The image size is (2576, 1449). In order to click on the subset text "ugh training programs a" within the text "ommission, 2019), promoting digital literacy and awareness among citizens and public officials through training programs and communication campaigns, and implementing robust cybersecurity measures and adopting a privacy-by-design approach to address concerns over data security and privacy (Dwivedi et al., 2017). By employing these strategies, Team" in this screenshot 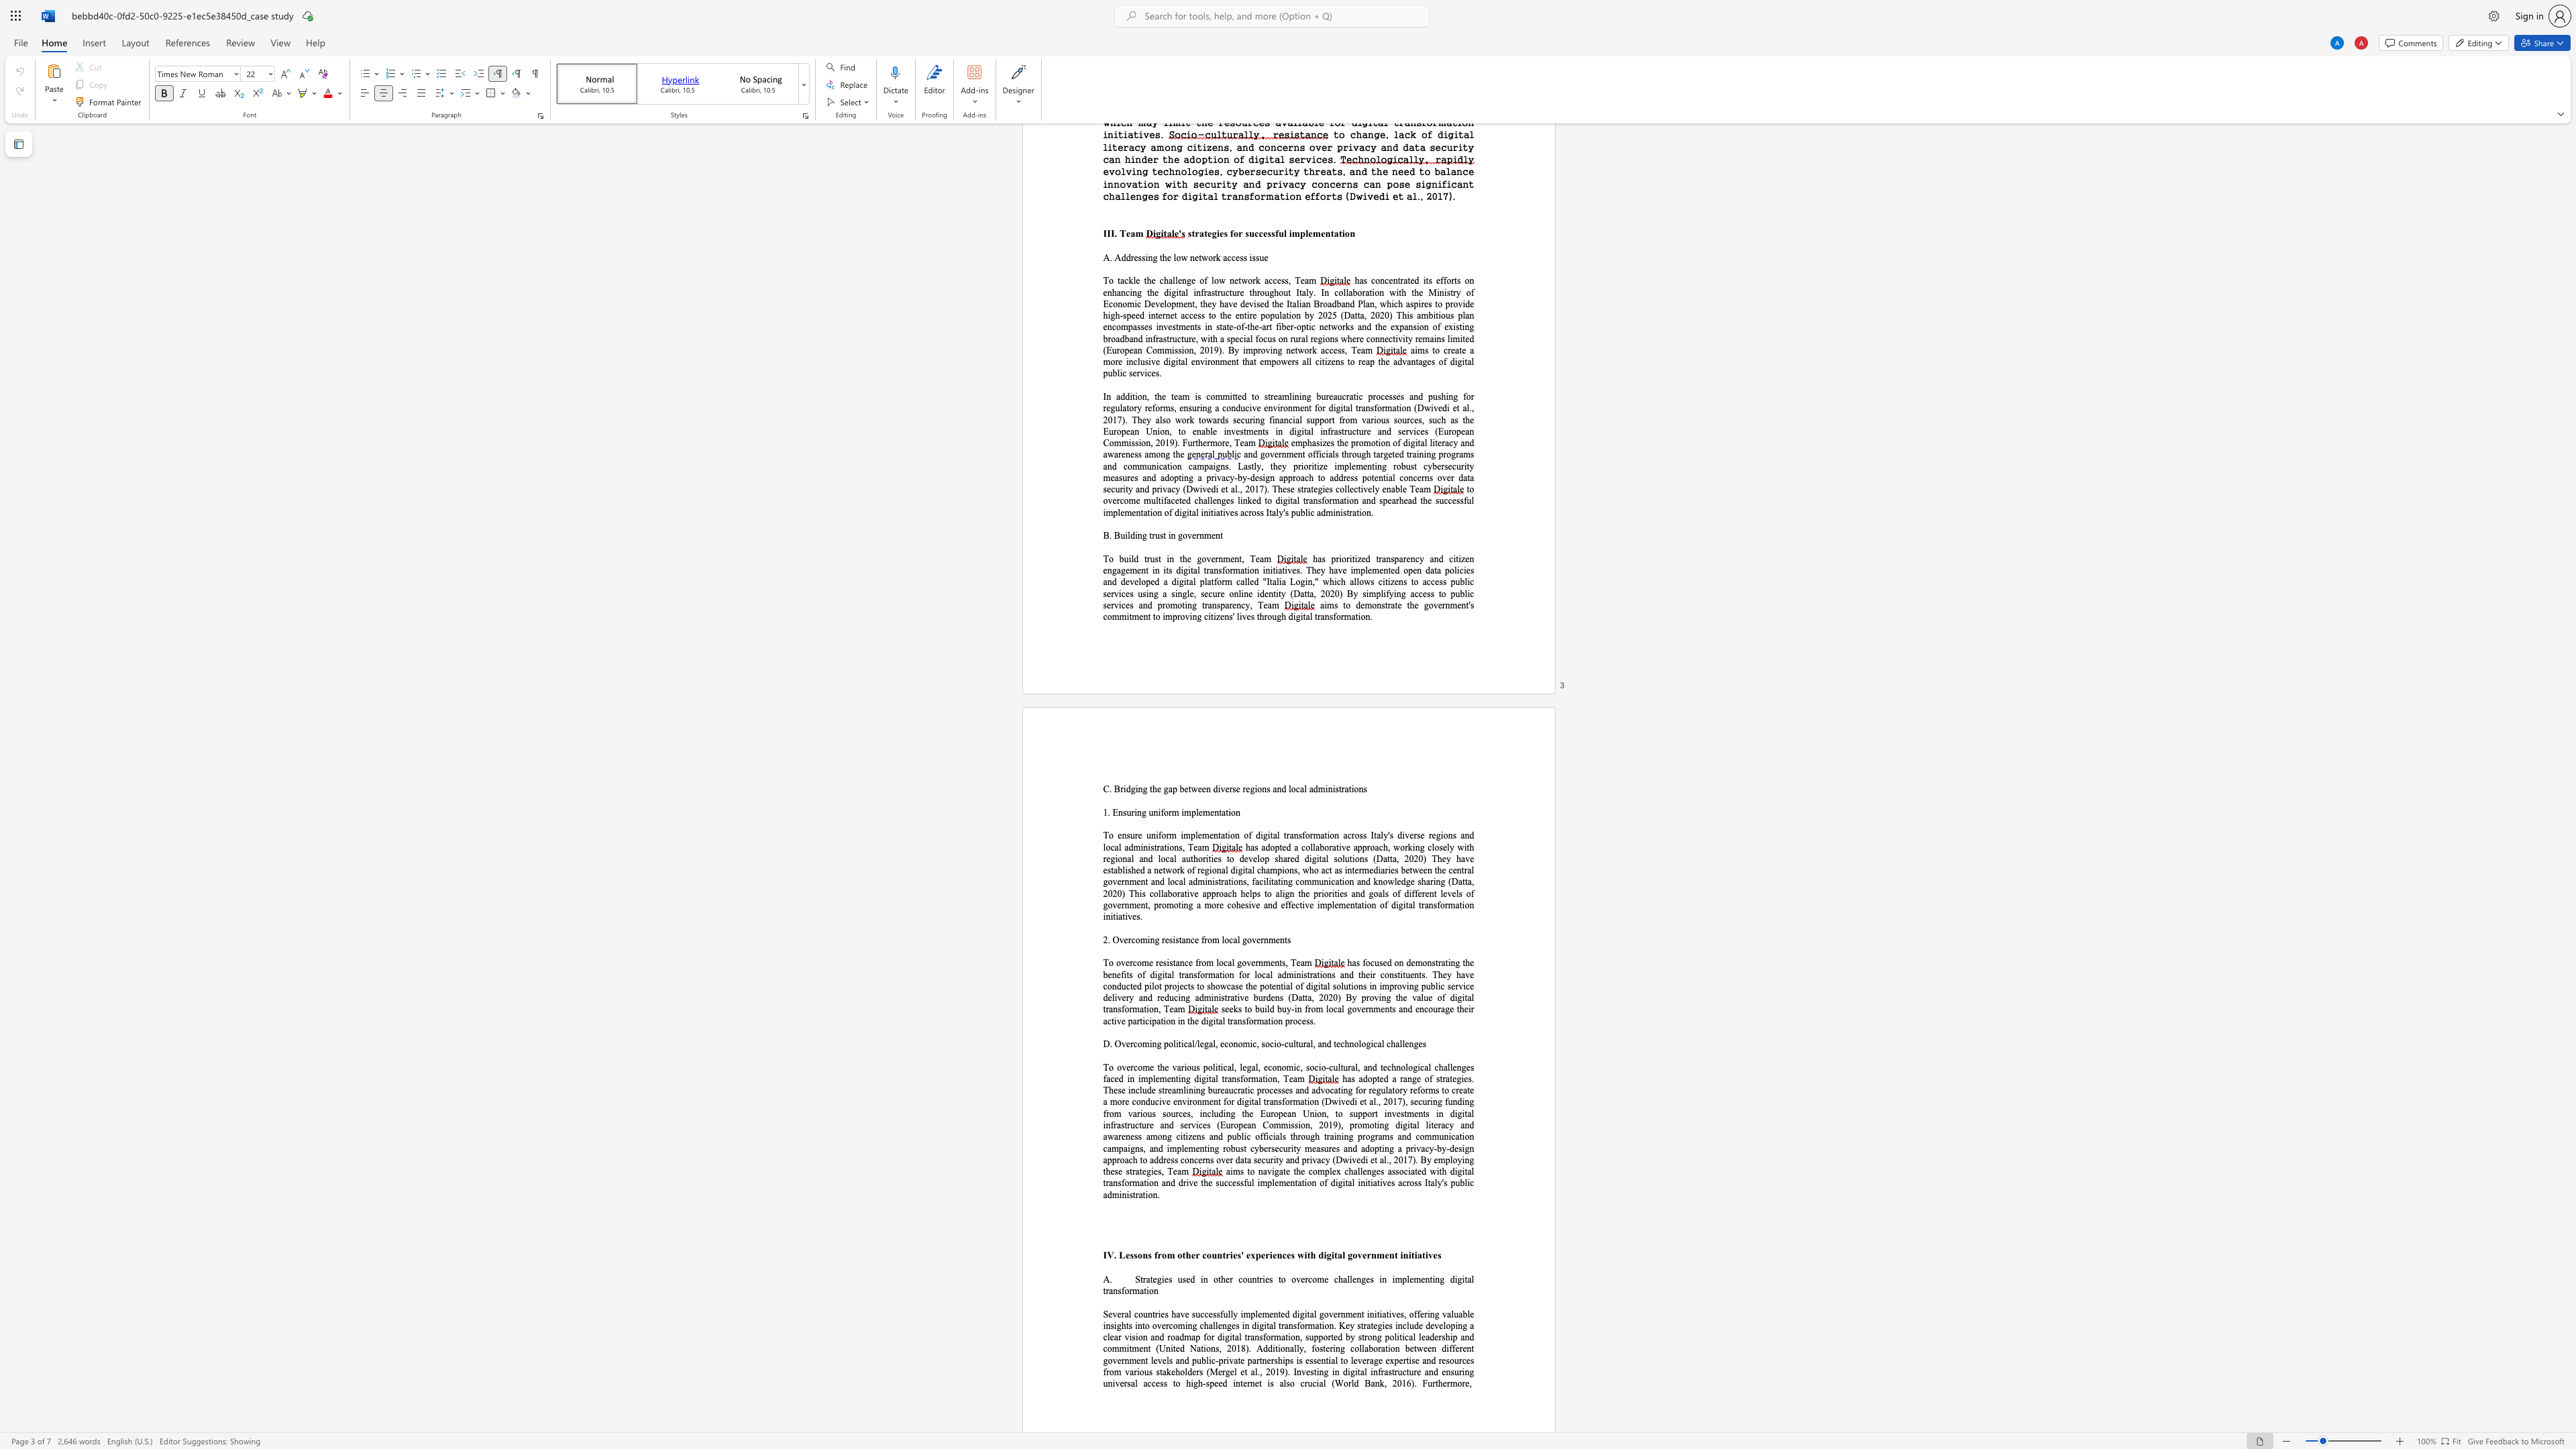, I will do `click(1305, 1136)`.